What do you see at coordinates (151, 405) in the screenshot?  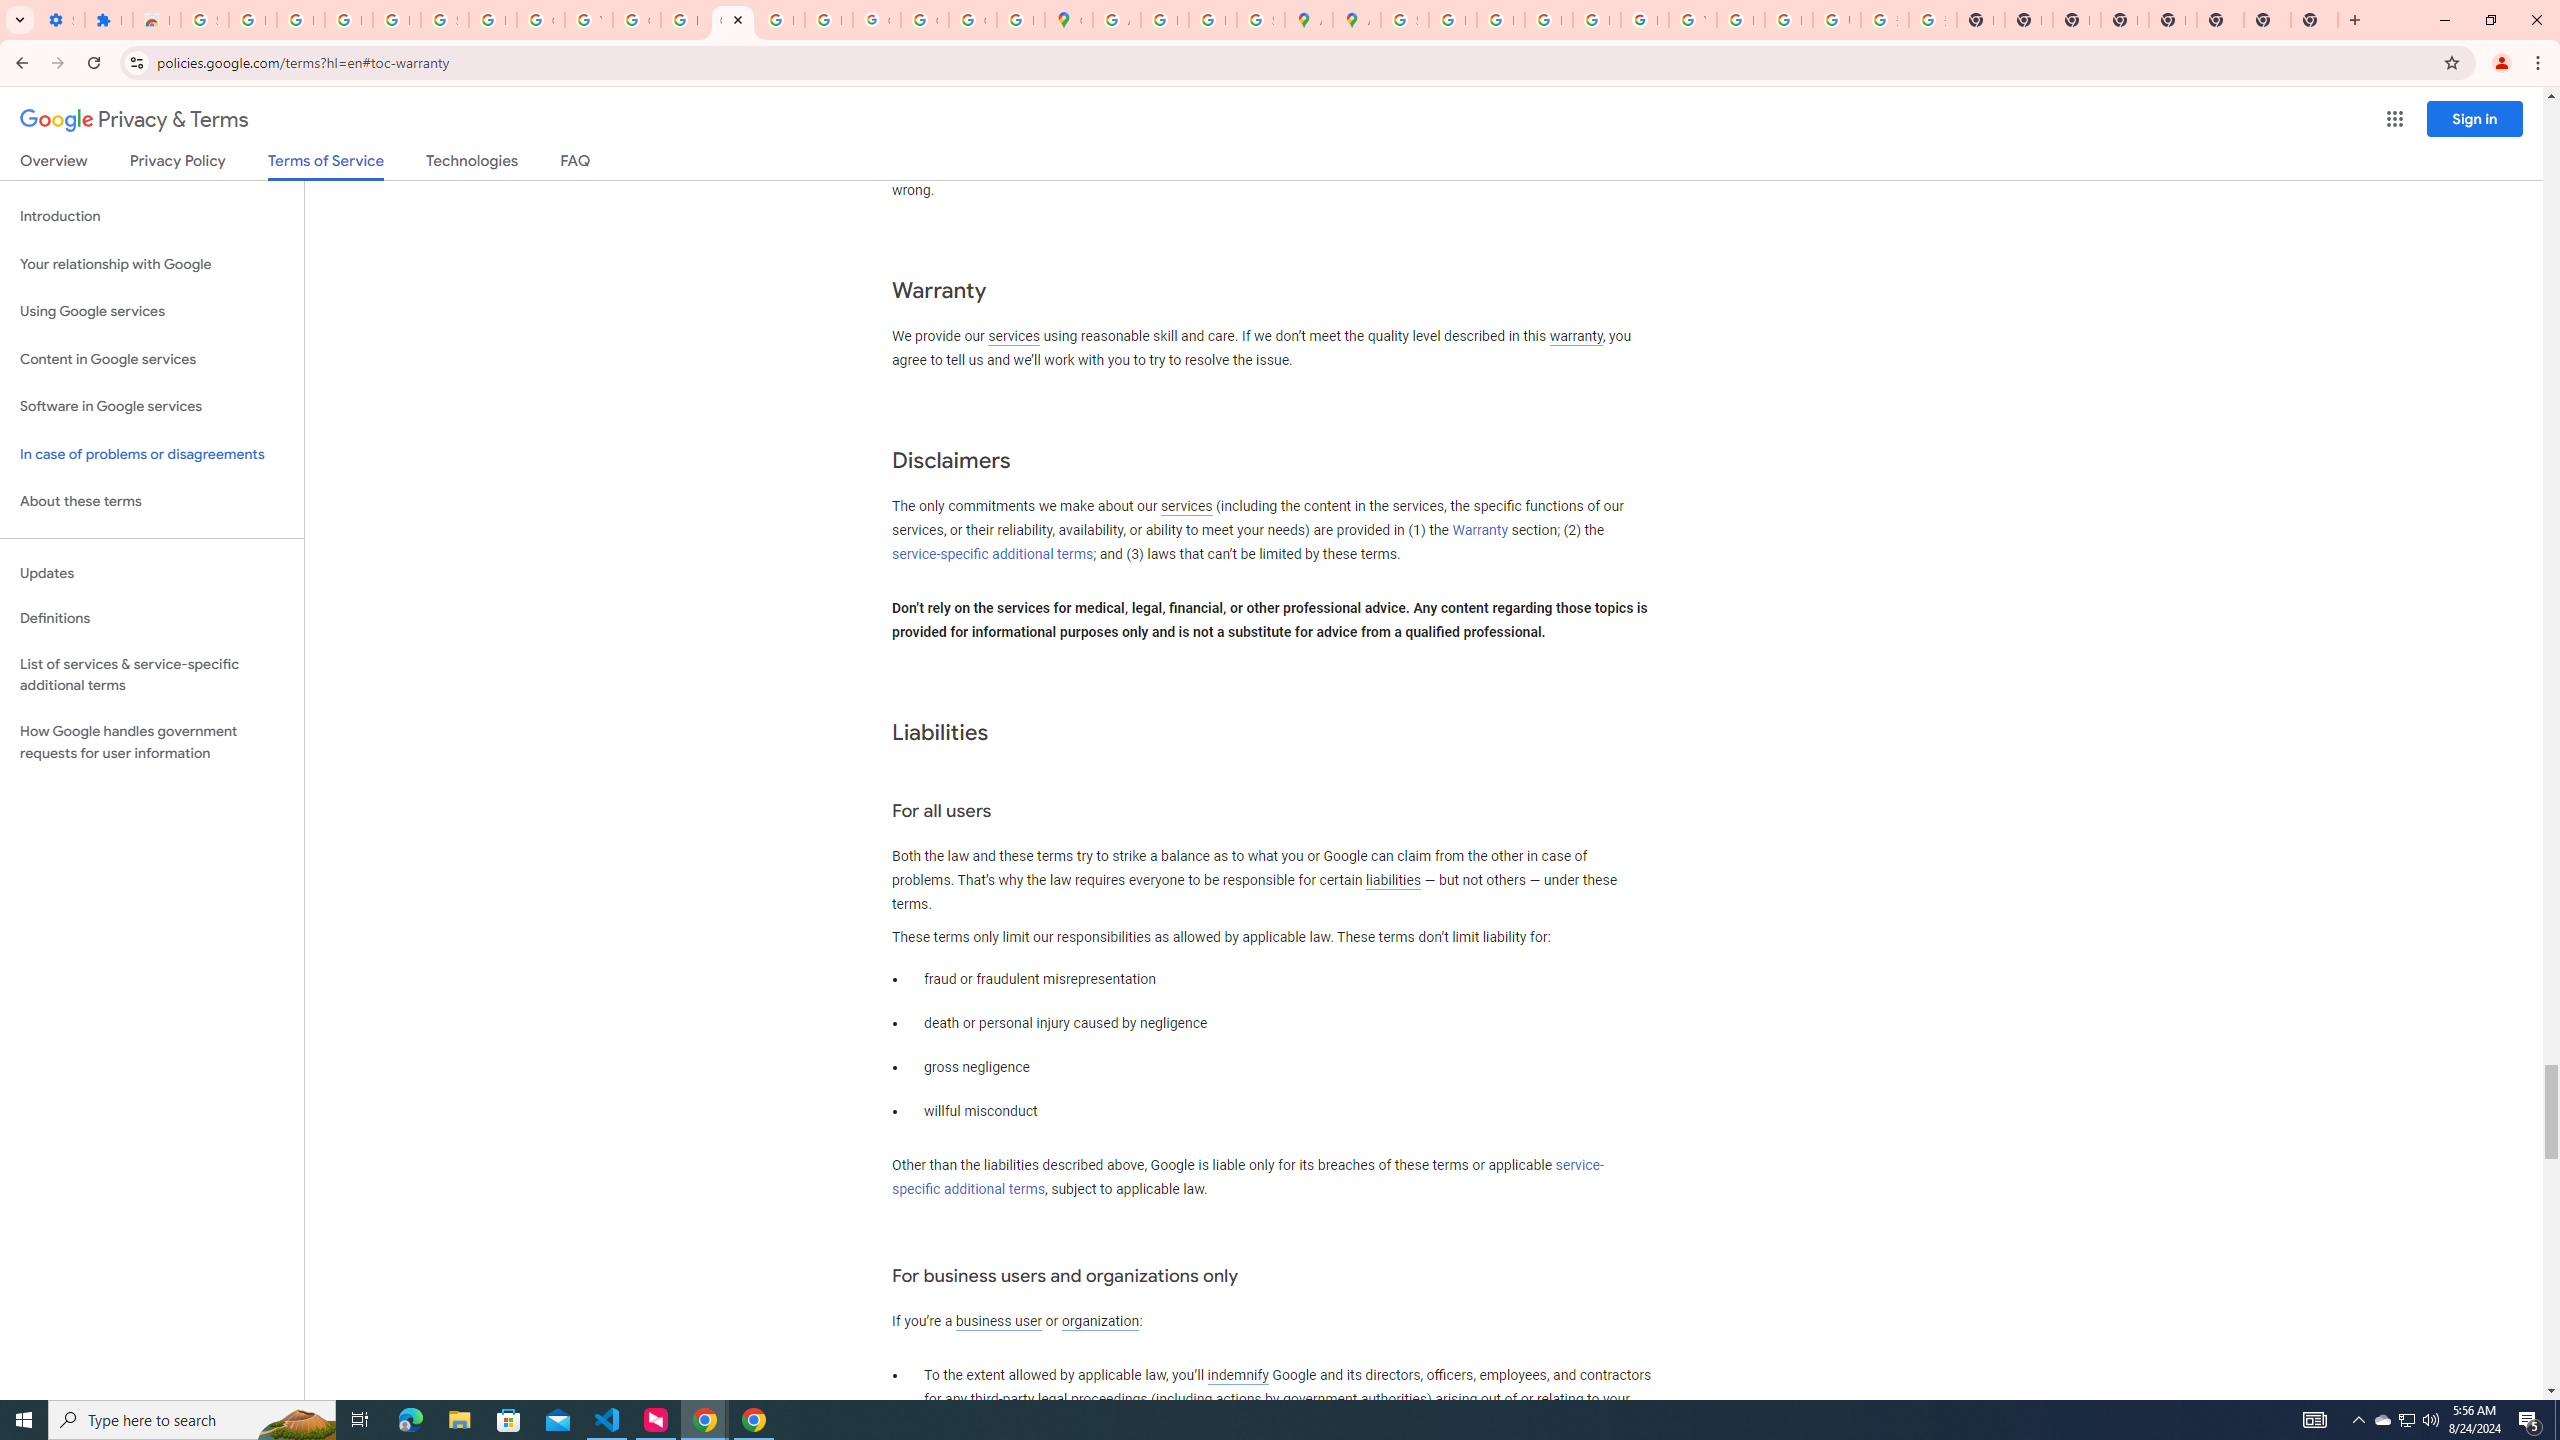 I see `'Software in Google services'` at bounding box center [151, 405].